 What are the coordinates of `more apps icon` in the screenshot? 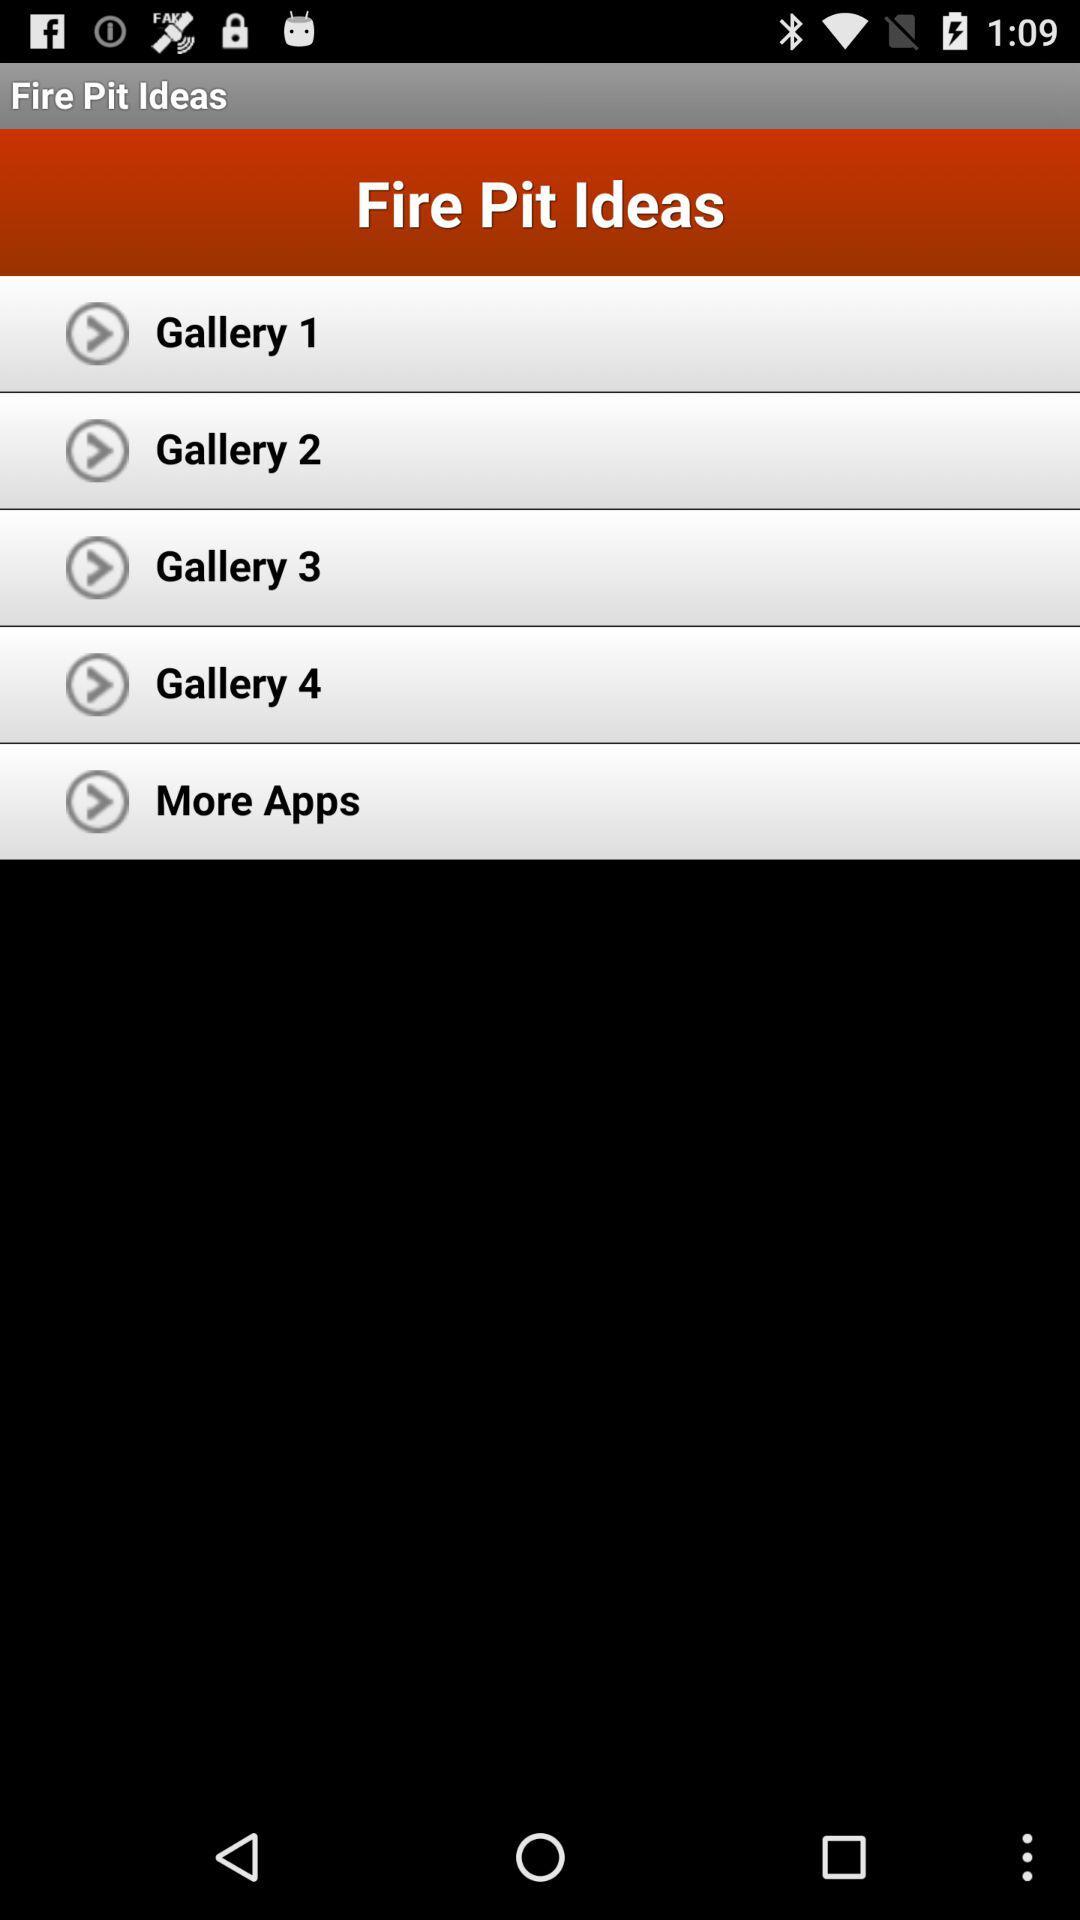 It's located at (257, 797).